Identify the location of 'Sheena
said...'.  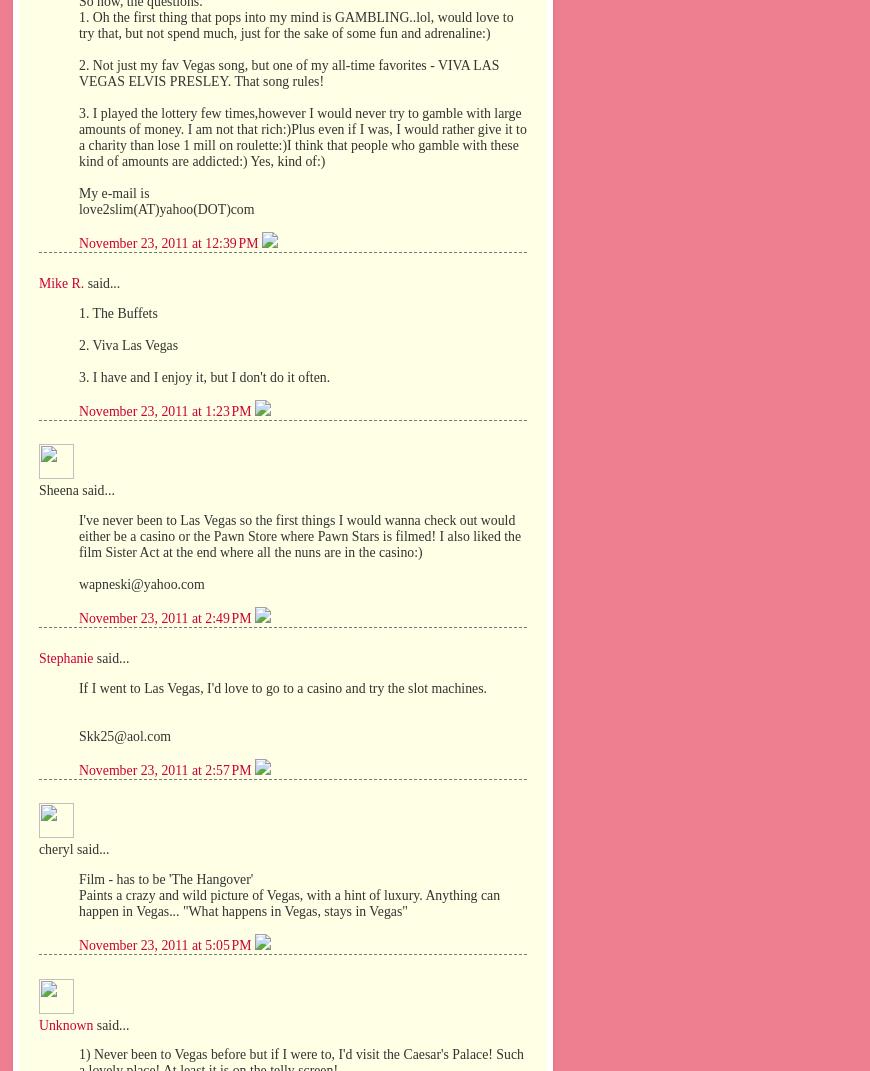
(75, 489).